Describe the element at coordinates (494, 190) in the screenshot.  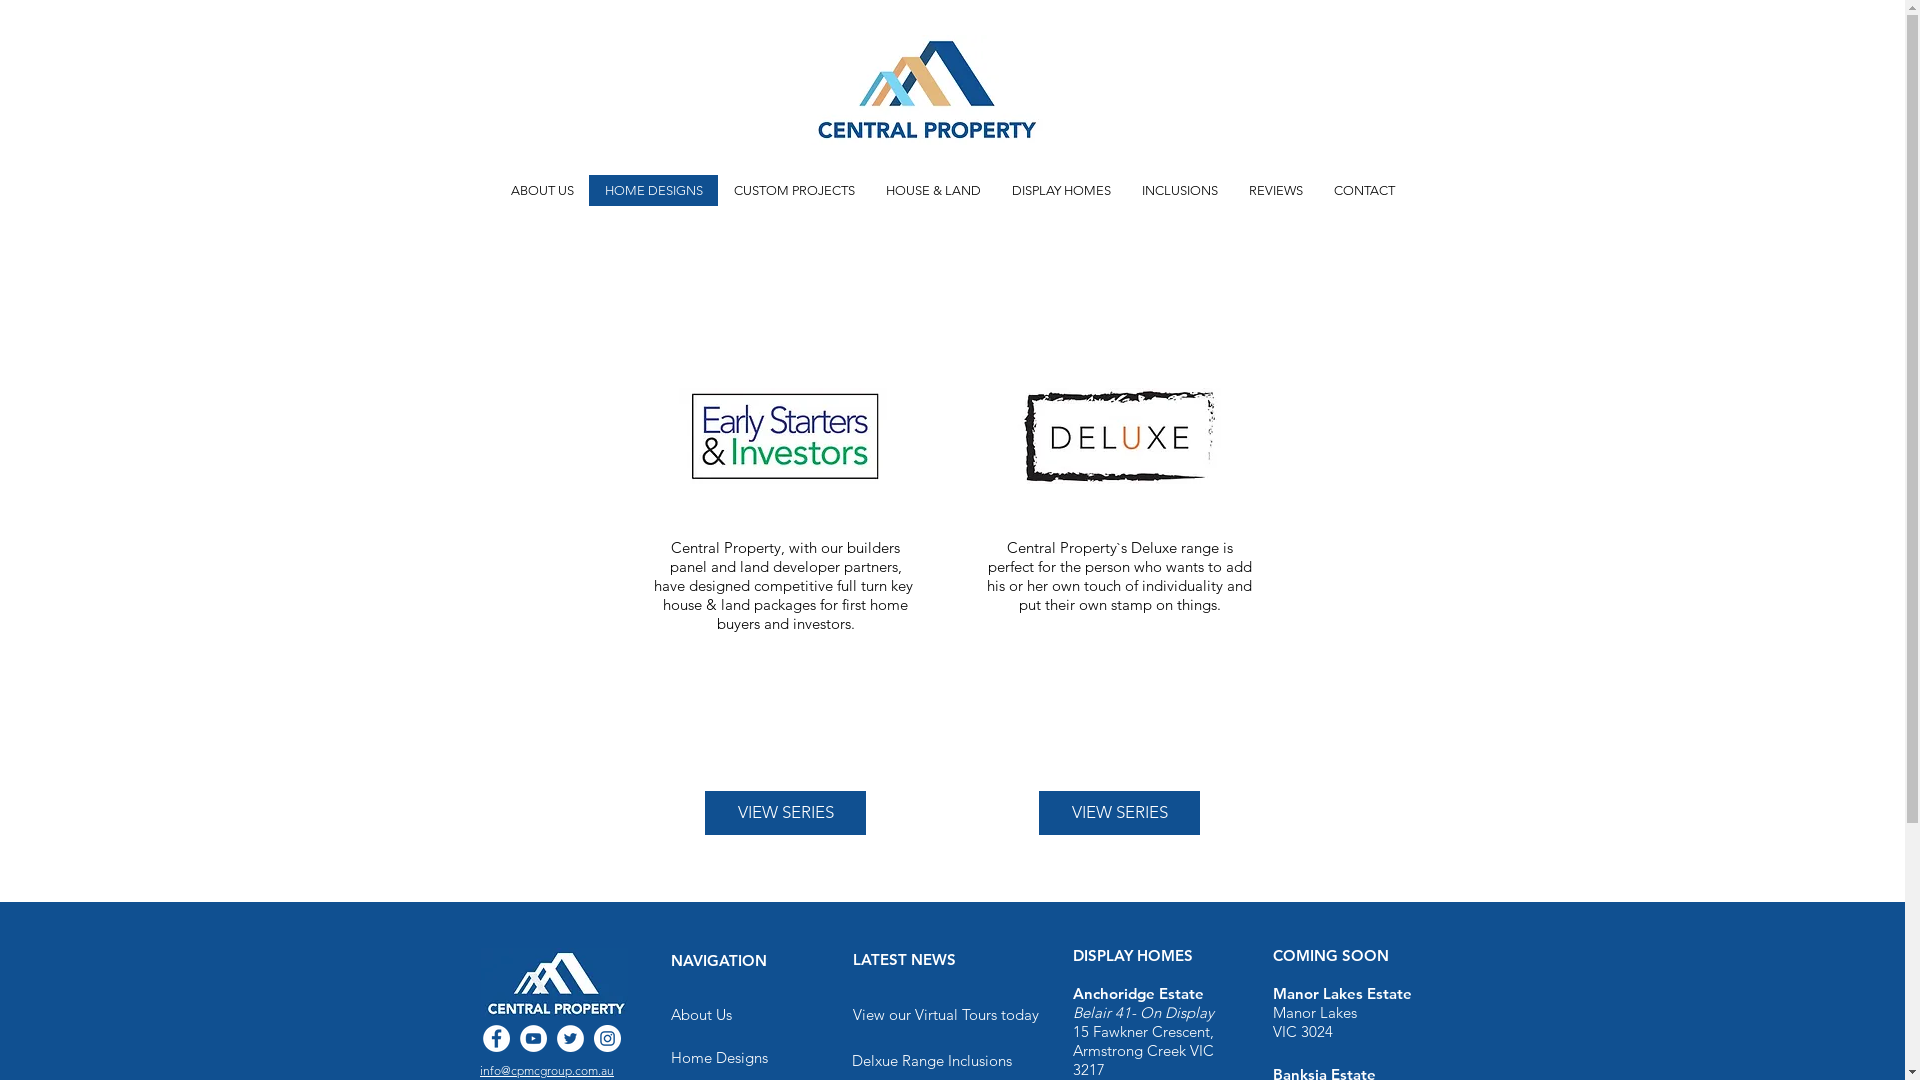
I see `'ABOUT US'` at that location.